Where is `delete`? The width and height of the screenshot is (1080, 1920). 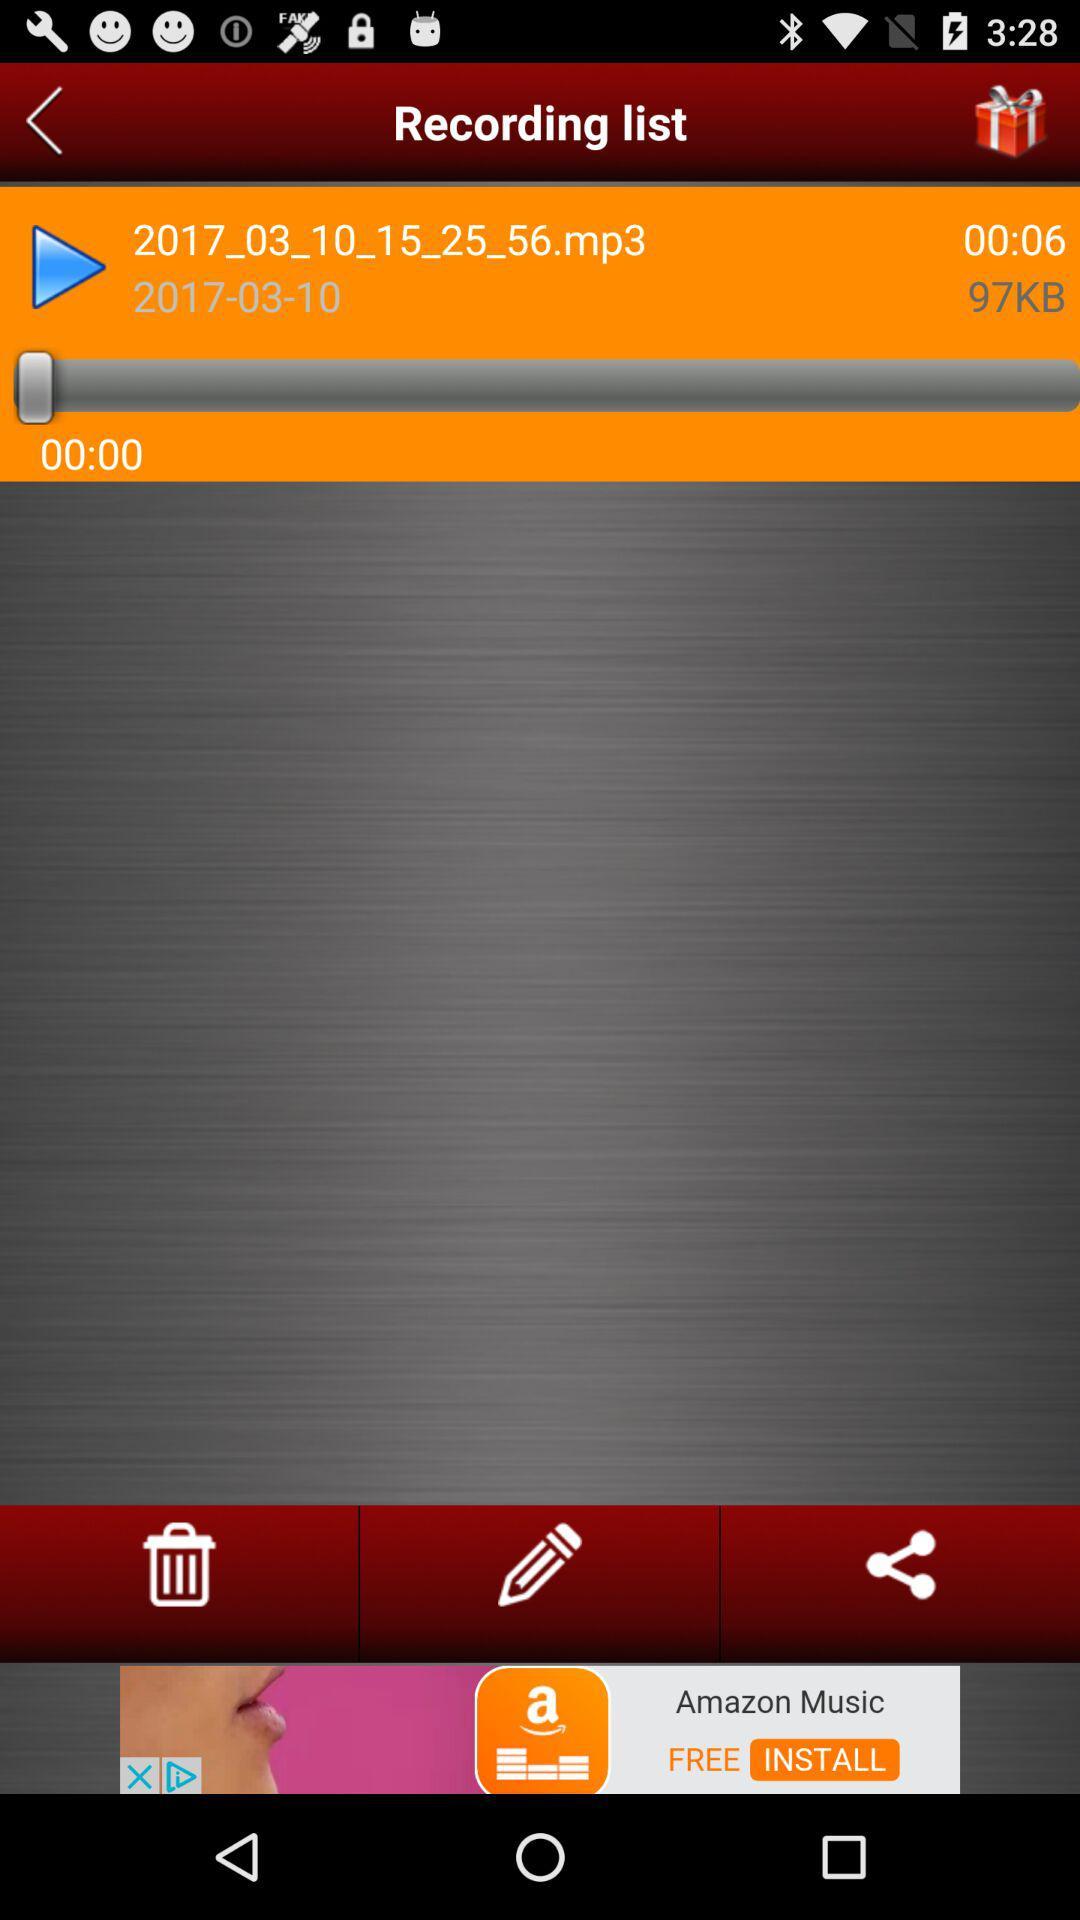
delete is located at coordinates (178, 1563).